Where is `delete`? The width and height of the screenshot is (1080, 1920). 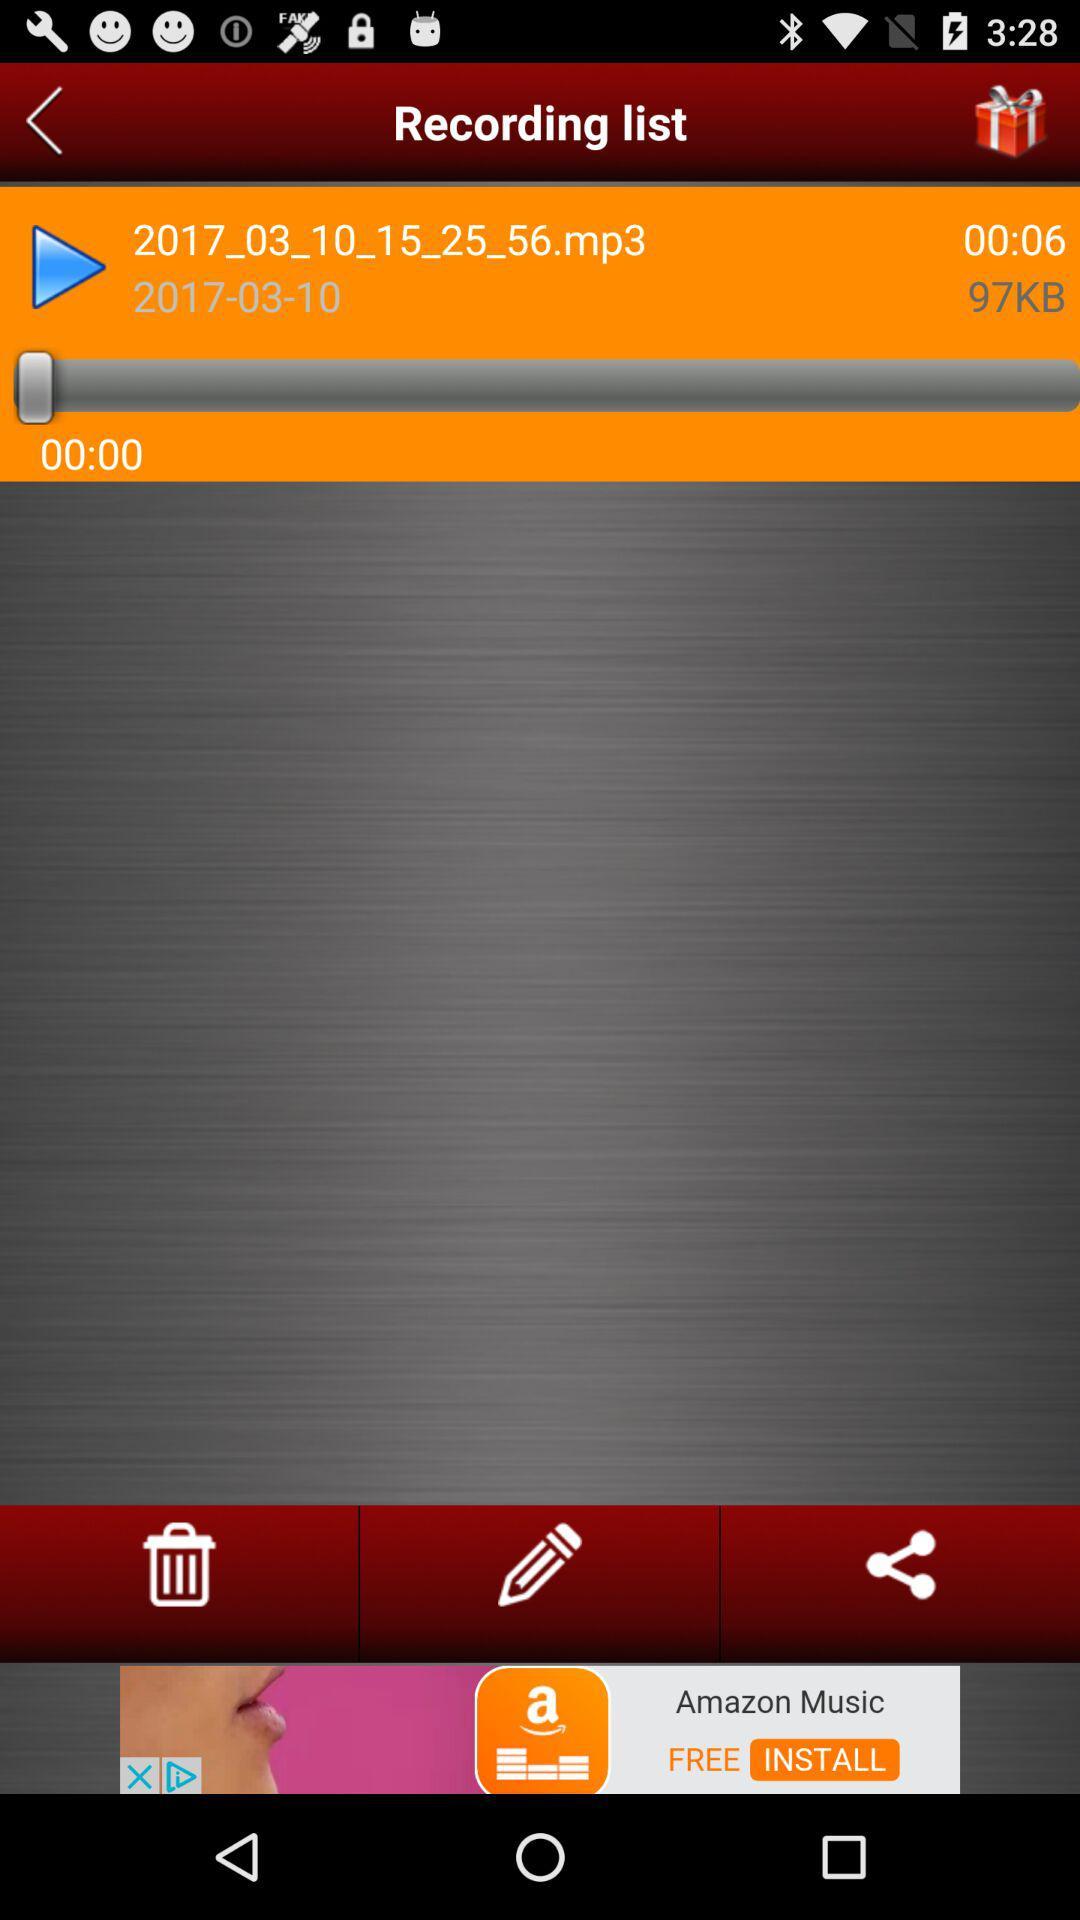
delete is located at coordinates (178, 1563).